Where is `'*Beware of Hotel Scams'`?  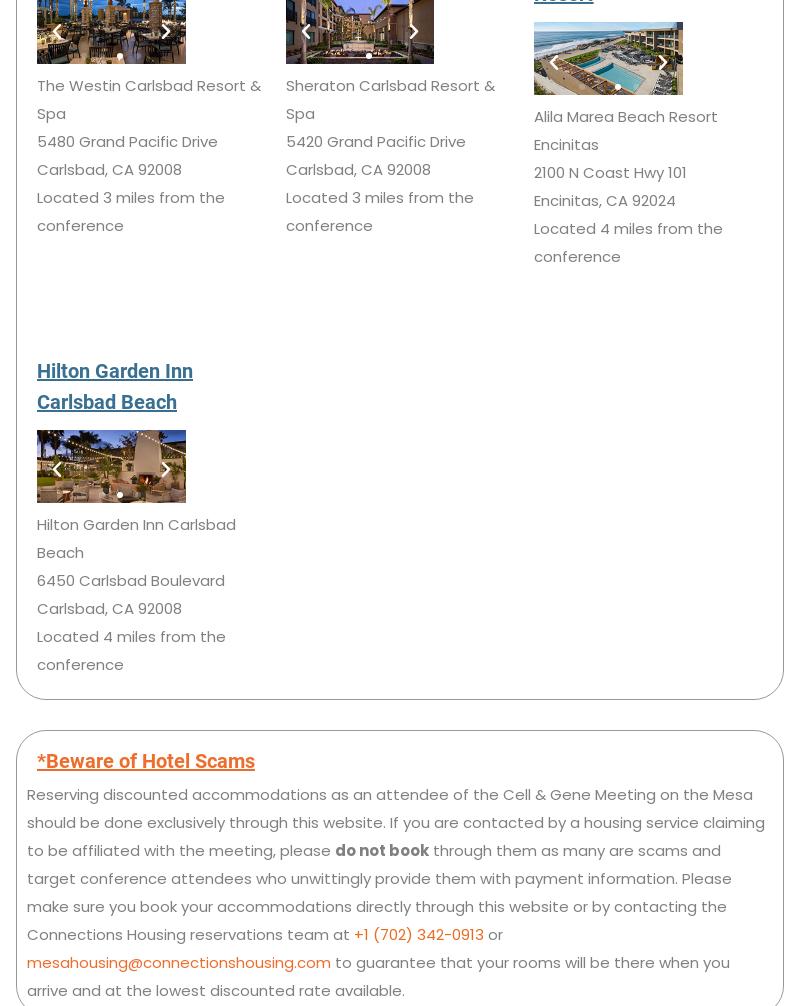 '*Beware of Hotel Scams' is located at coordinates (146, 759).